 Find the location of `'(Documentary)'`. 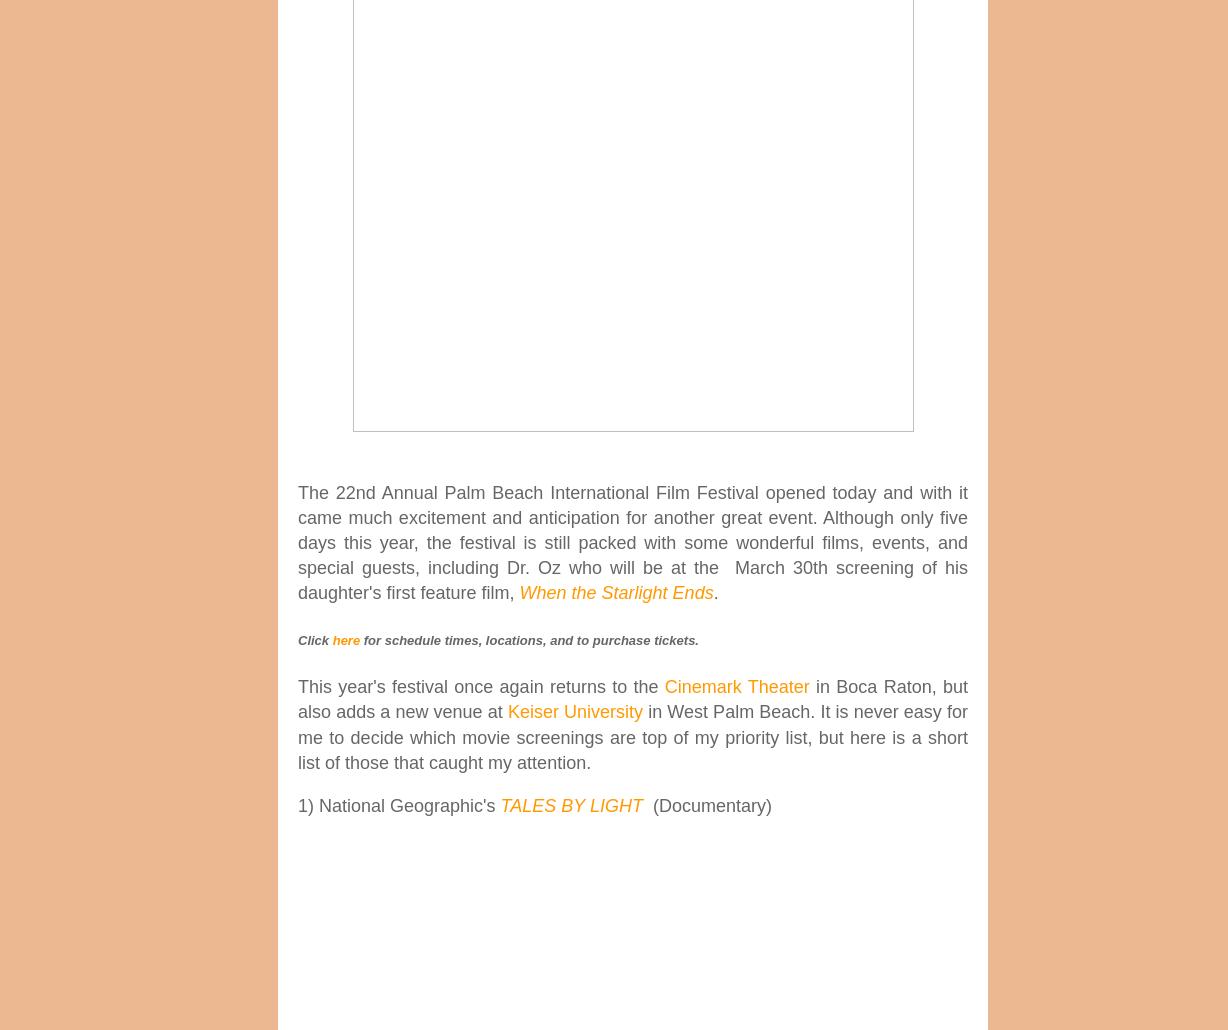

'(Documentary)' is located at coordinates (709, 804).